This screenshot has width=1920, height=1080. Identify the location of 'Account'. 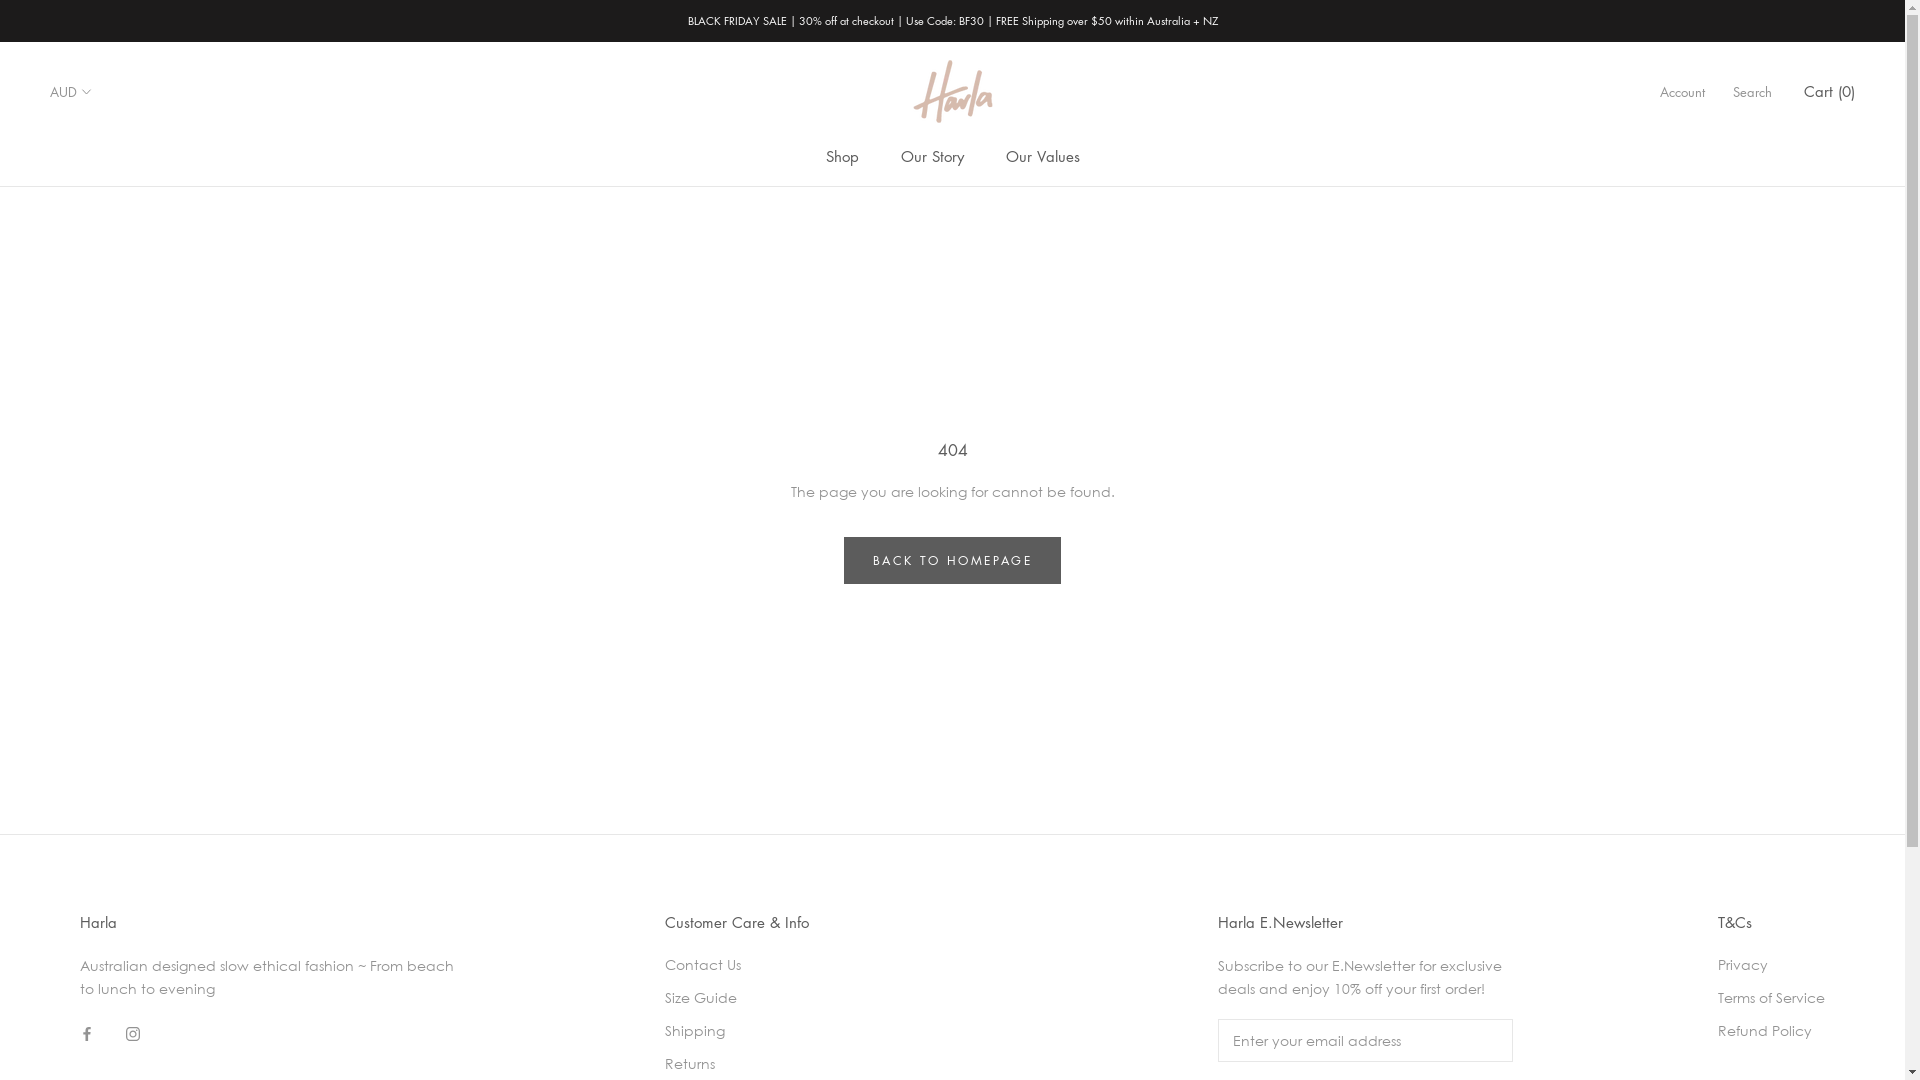
(1681, 91).